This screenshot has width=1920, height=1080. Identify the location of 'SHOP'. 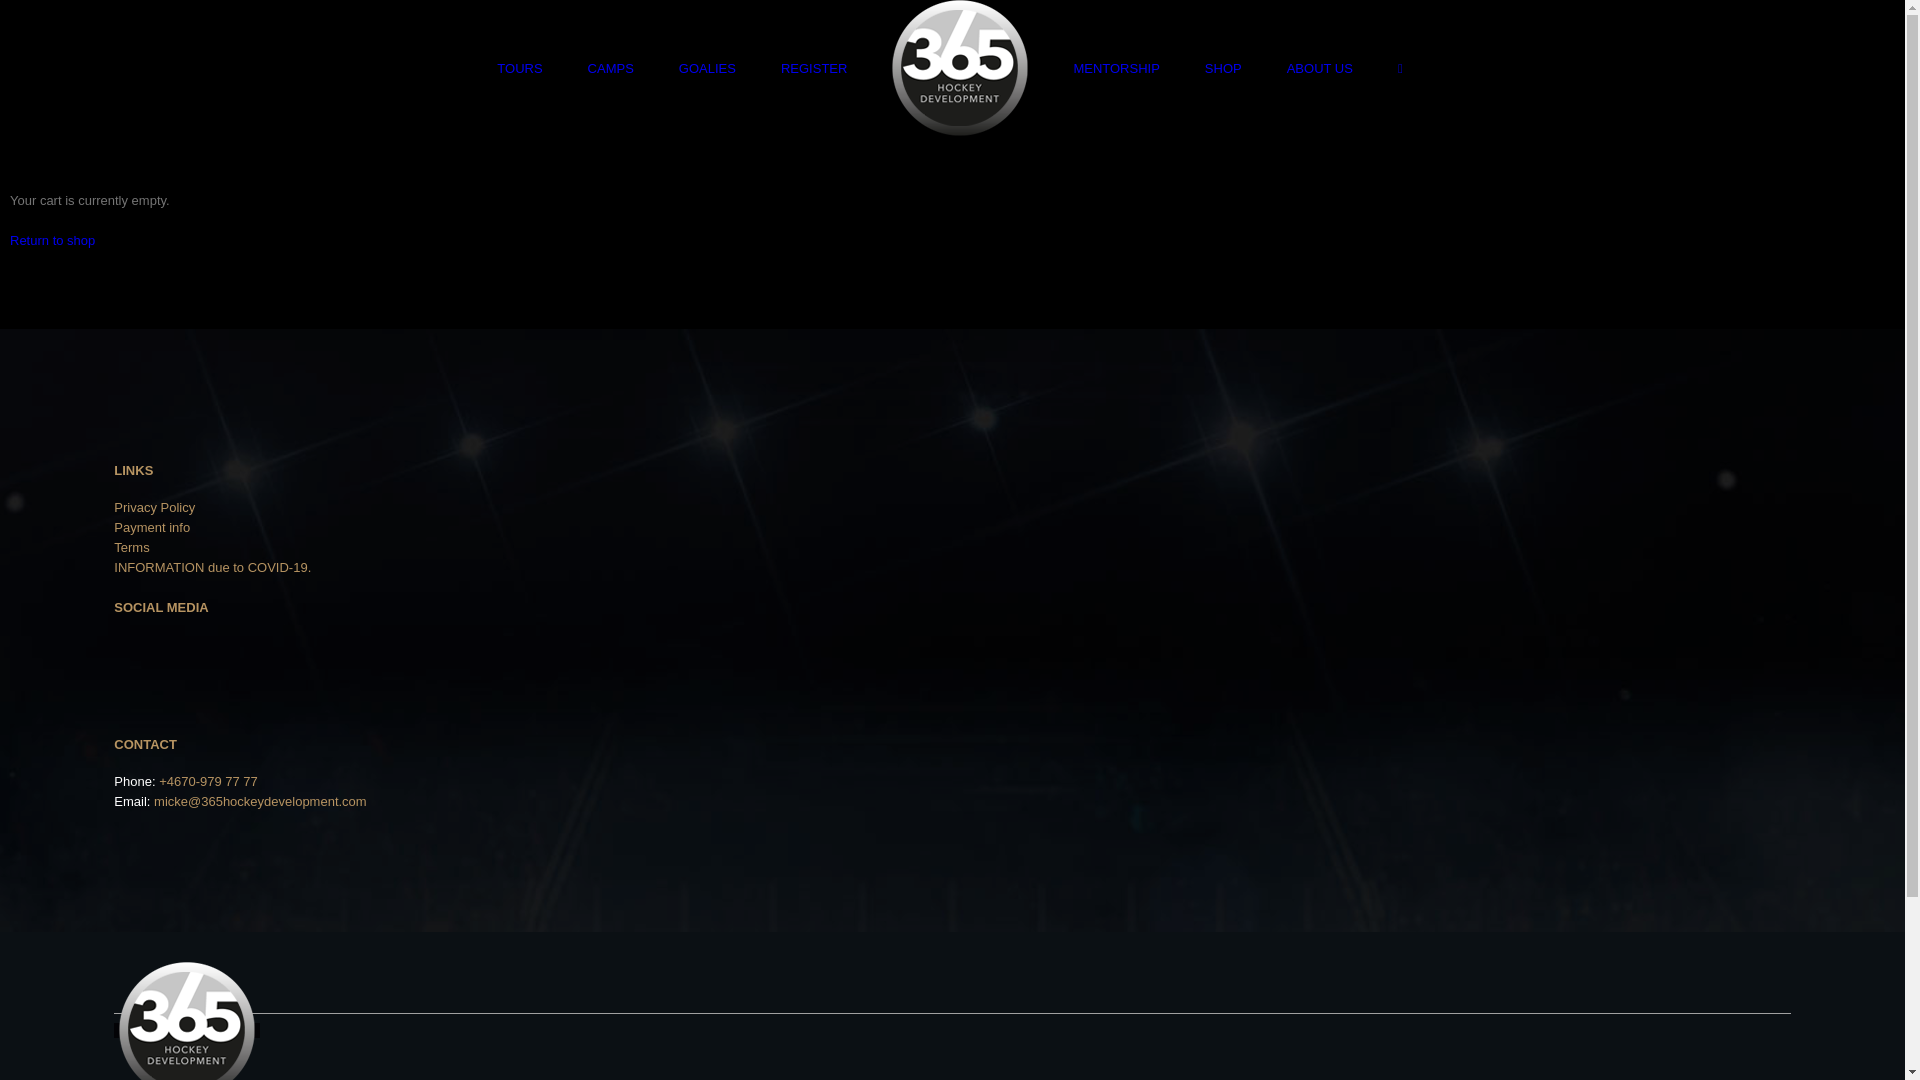
(1203, 67).